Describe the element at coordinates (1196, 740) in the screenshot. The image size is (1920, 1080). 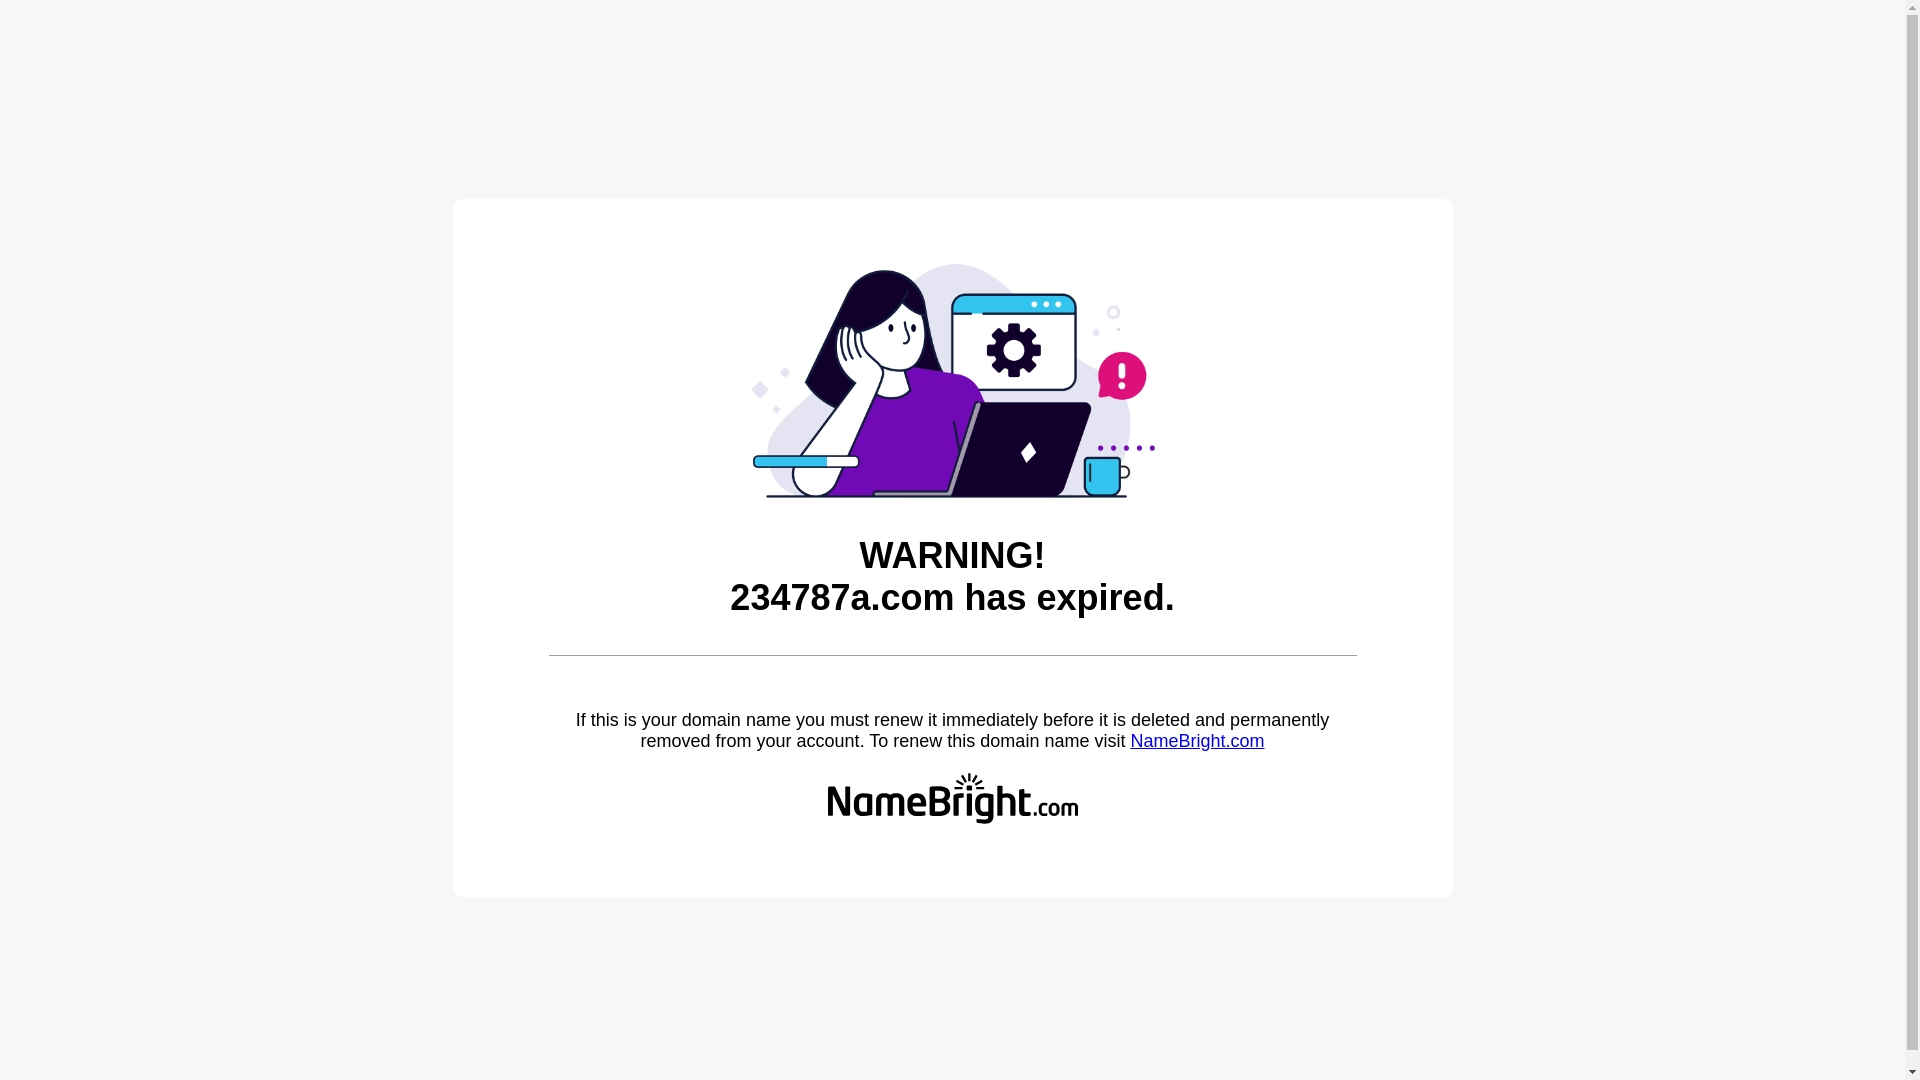
I see `'NameBright.com'` at that location.